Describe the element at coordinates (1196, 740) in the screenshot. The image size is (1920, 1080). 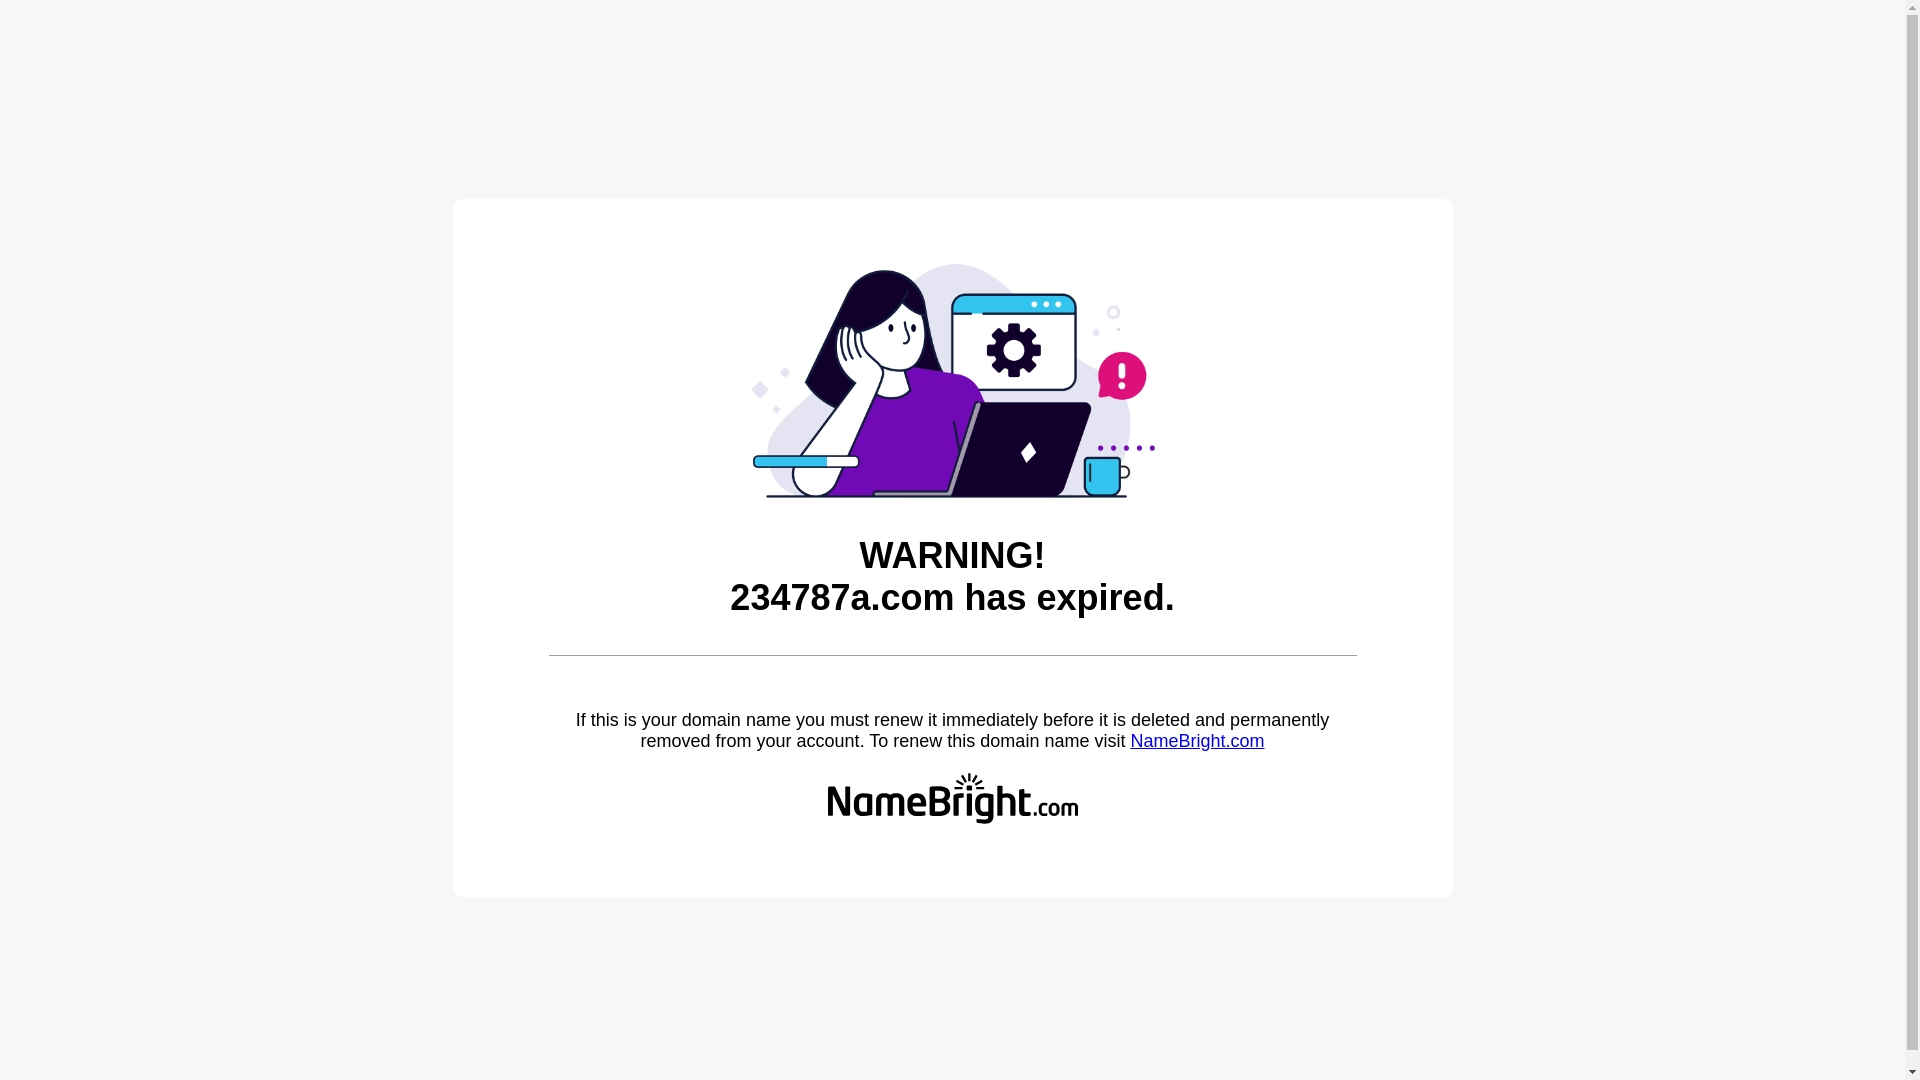
I see `'NameBright.com'` at that location.